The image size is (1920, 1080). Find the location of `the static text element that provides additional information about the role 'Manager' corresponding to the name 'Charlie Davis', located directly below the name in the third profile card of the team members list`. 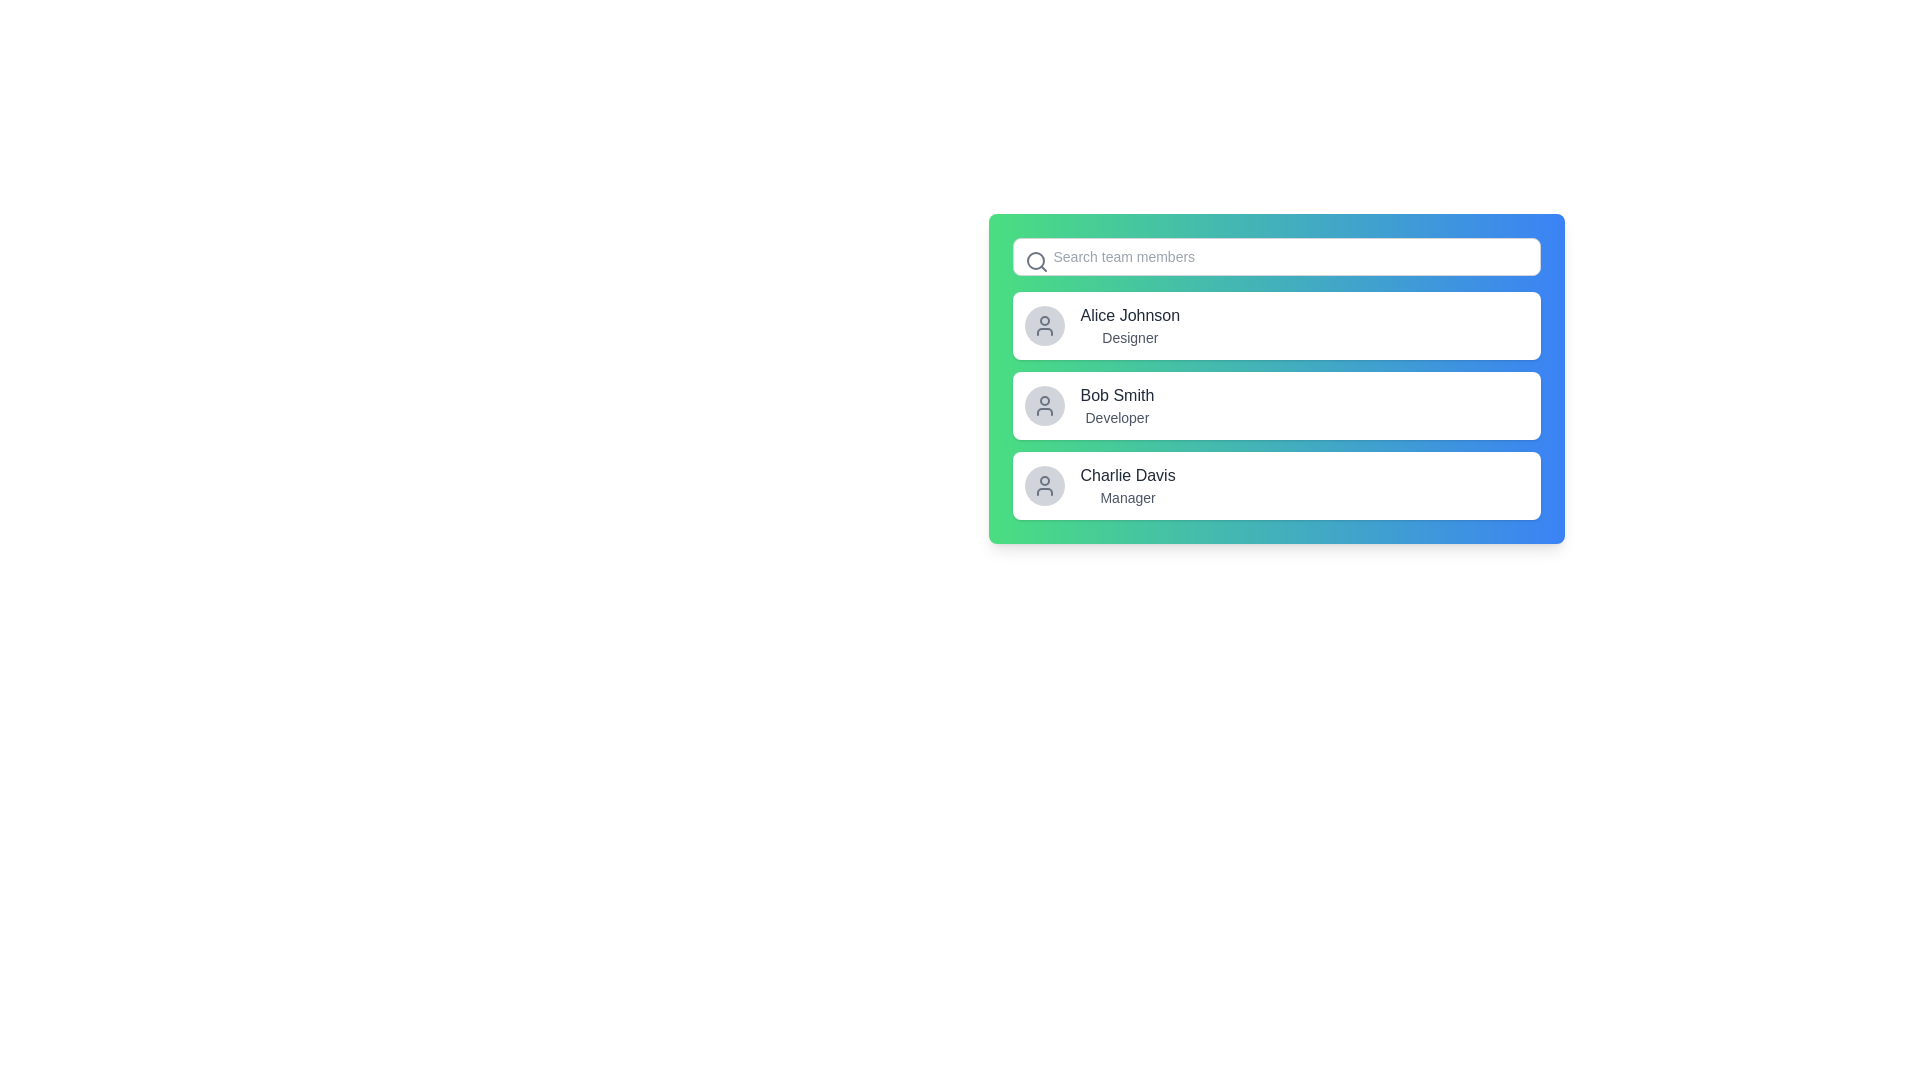

the static text element that provides additional information about the role 'Manager' corresponding to the name 'Charlie Davis', located directly below the name in the third profile card of the team members list is located at coordinates (1128, 496).